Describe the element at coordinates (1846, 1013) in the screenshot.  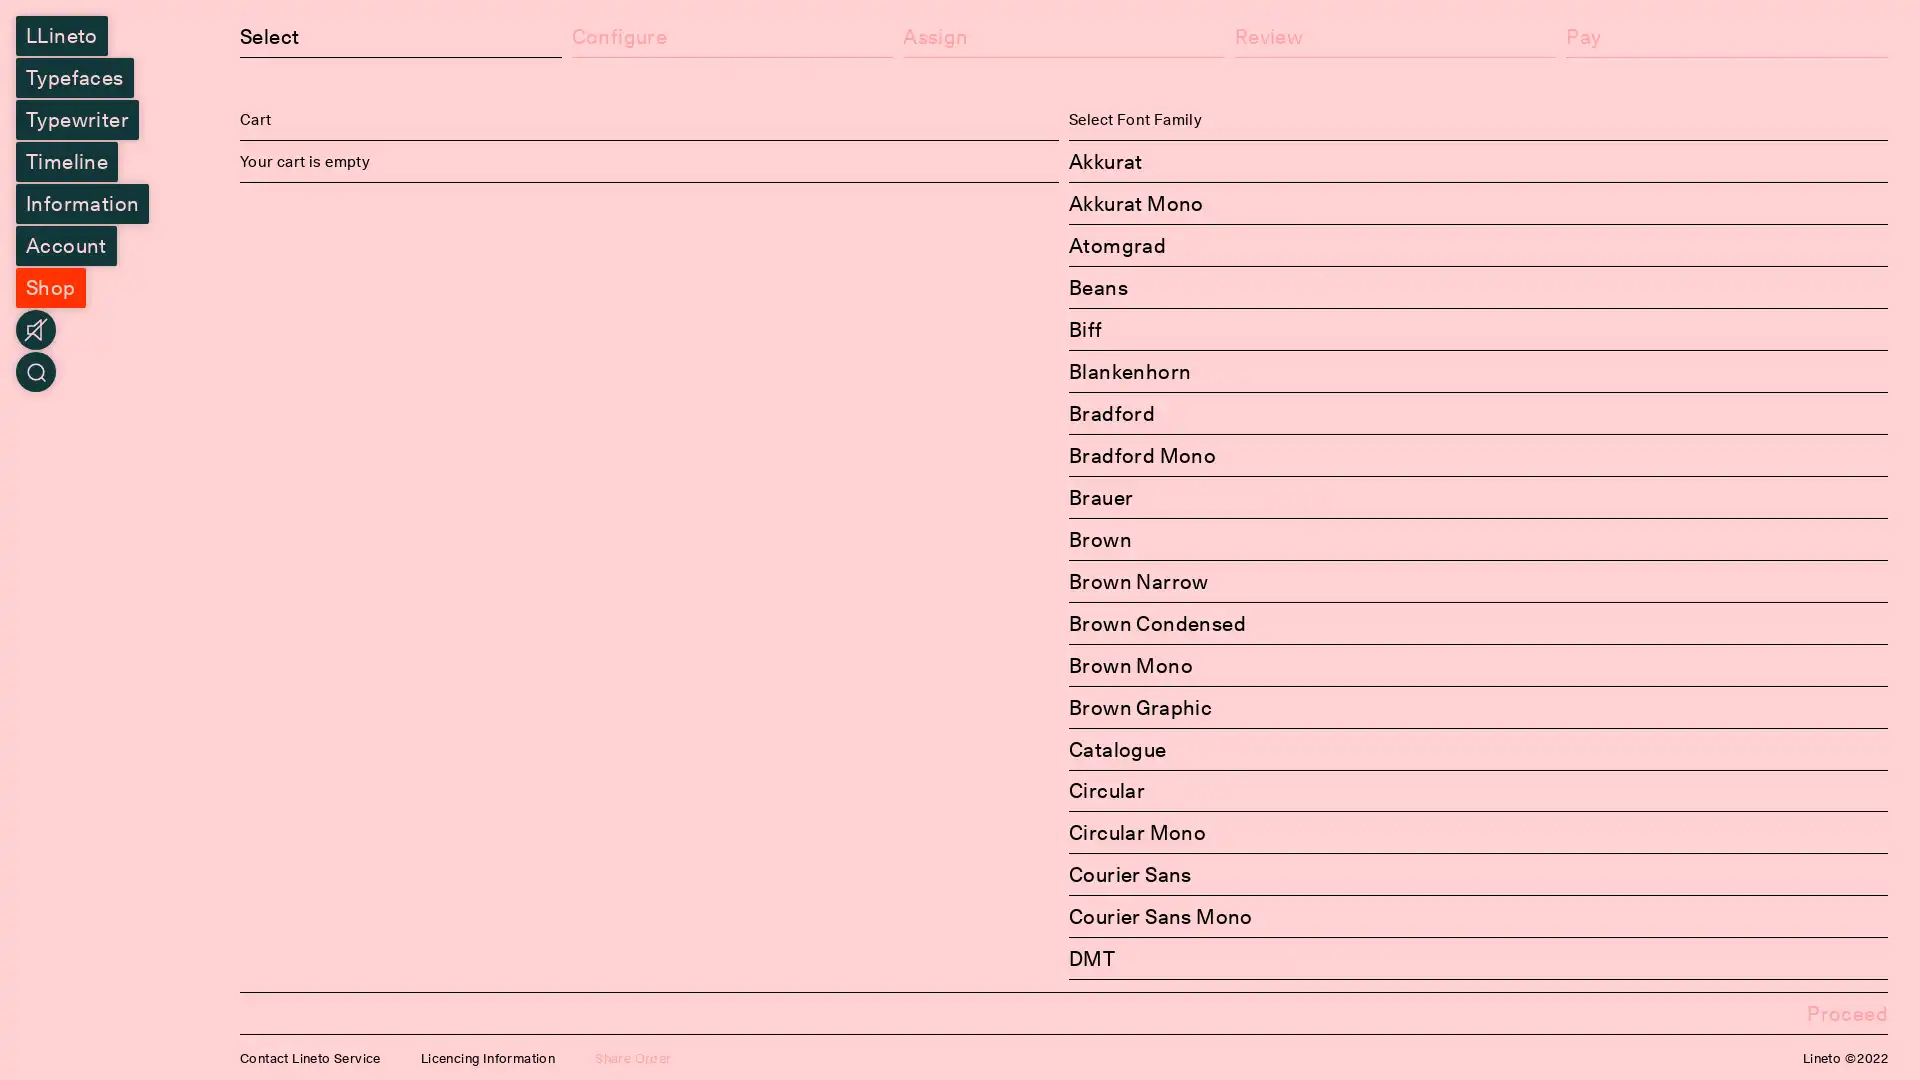
I see `Proceed` at that location.